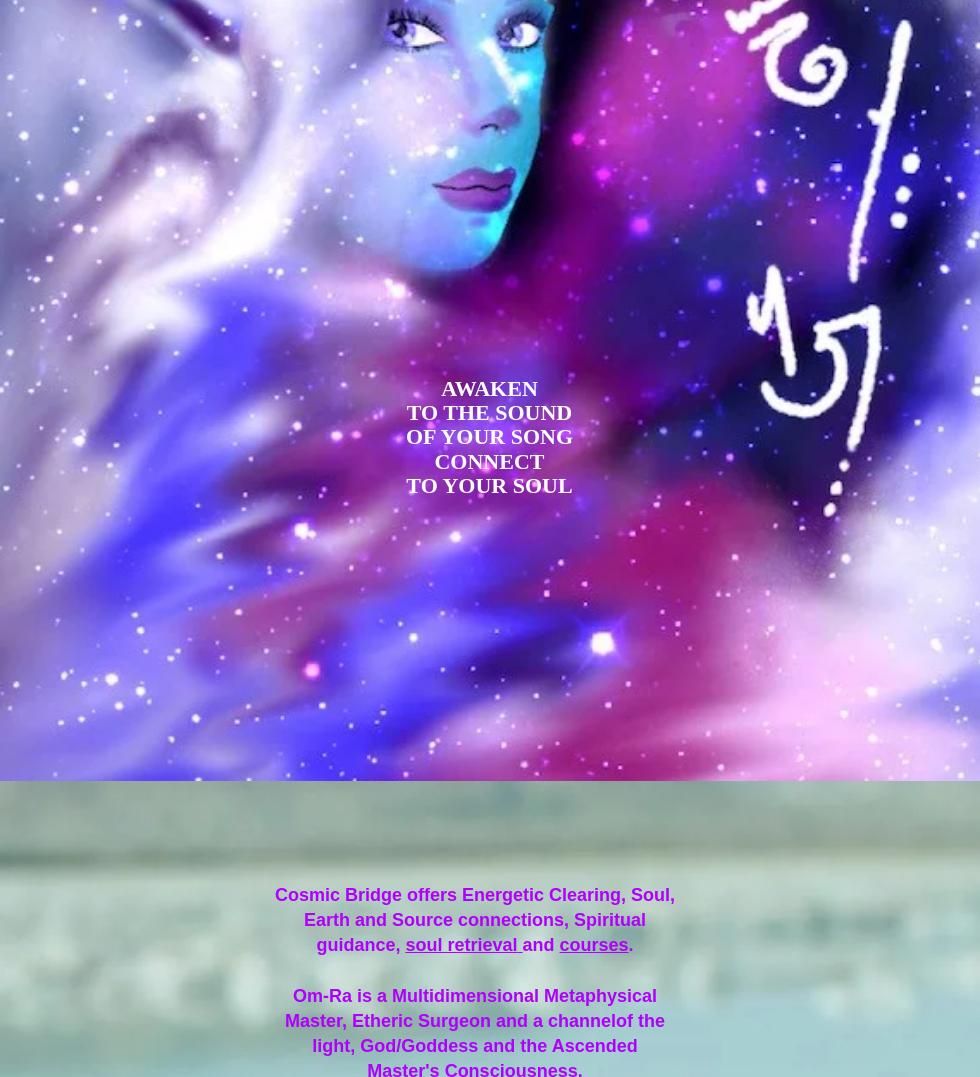  Describe the element at coordinates (489, 460) in the screenshot. I see `'CONNECT'` at that location.